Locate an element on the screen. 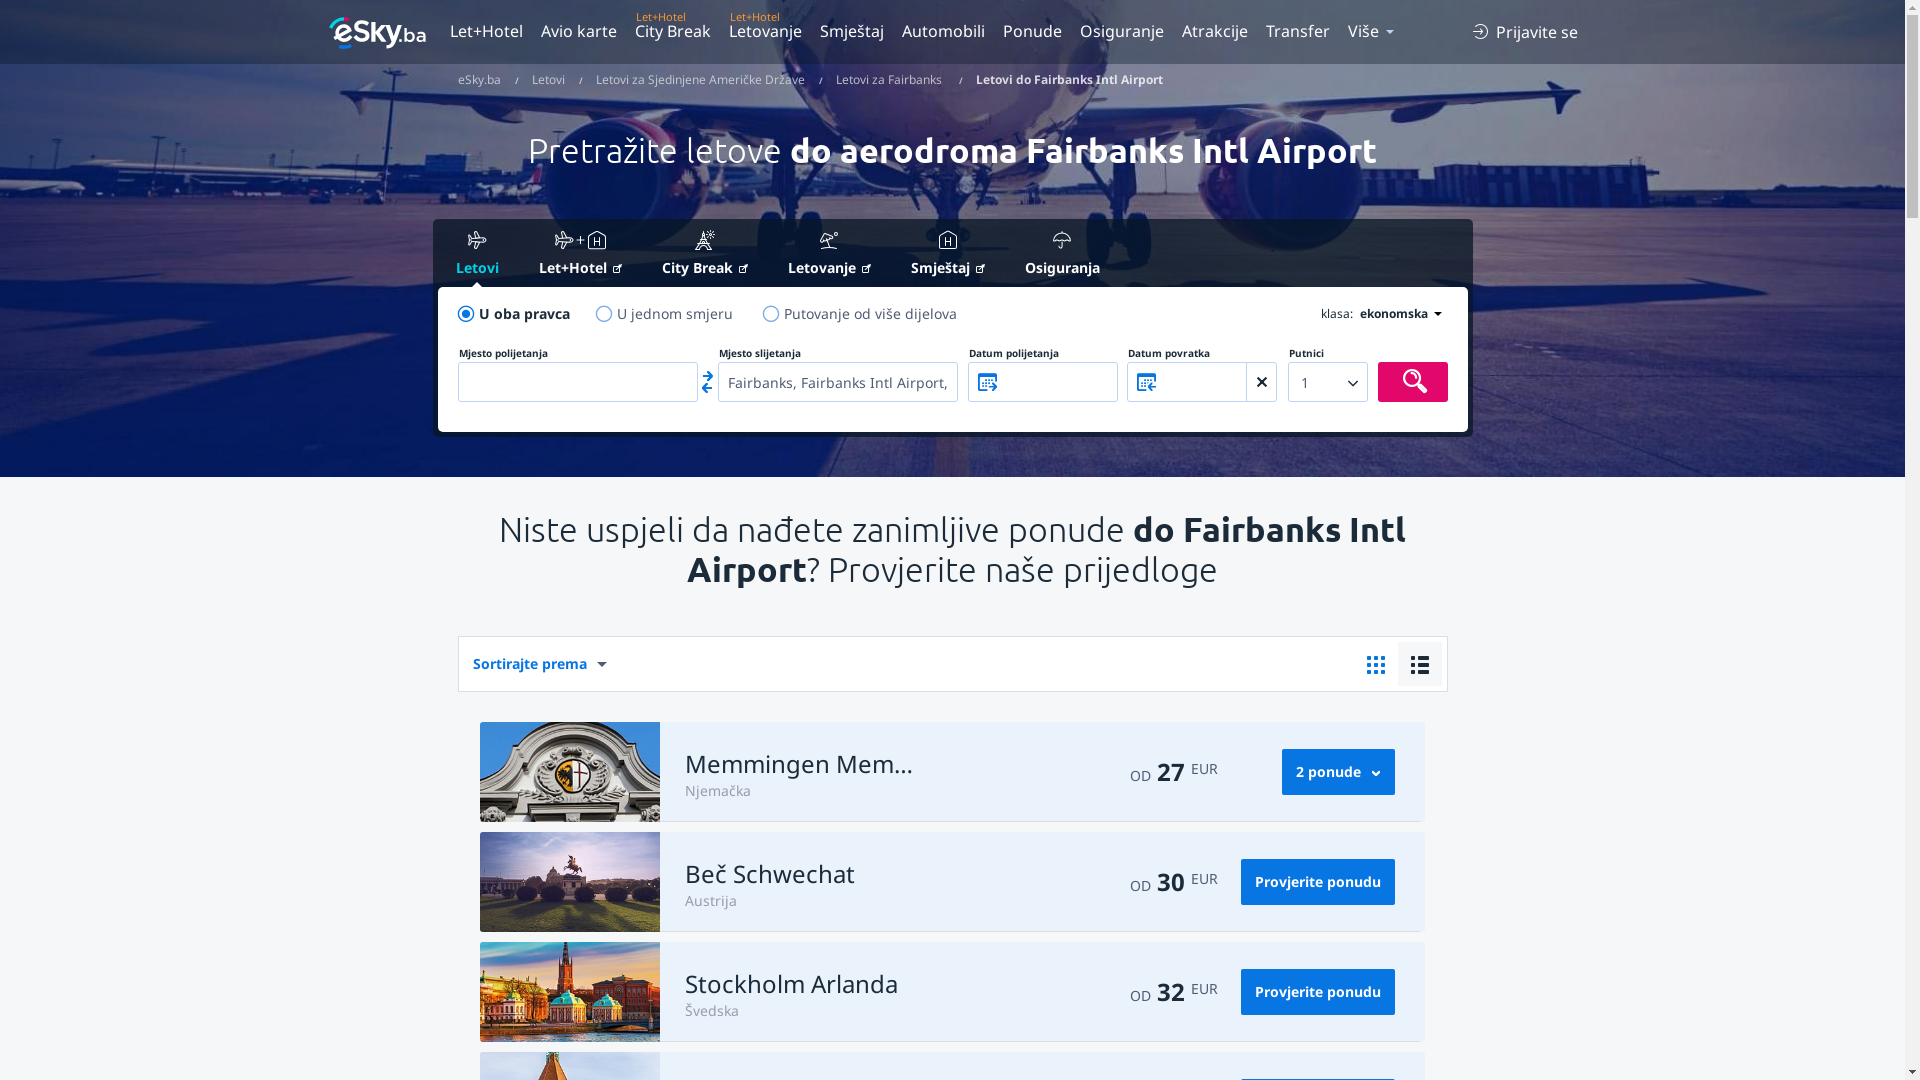 The width and height of the screenshot is (1920, 1080). 'Provjerite ponudu' is located at coordinates (1318, 881).